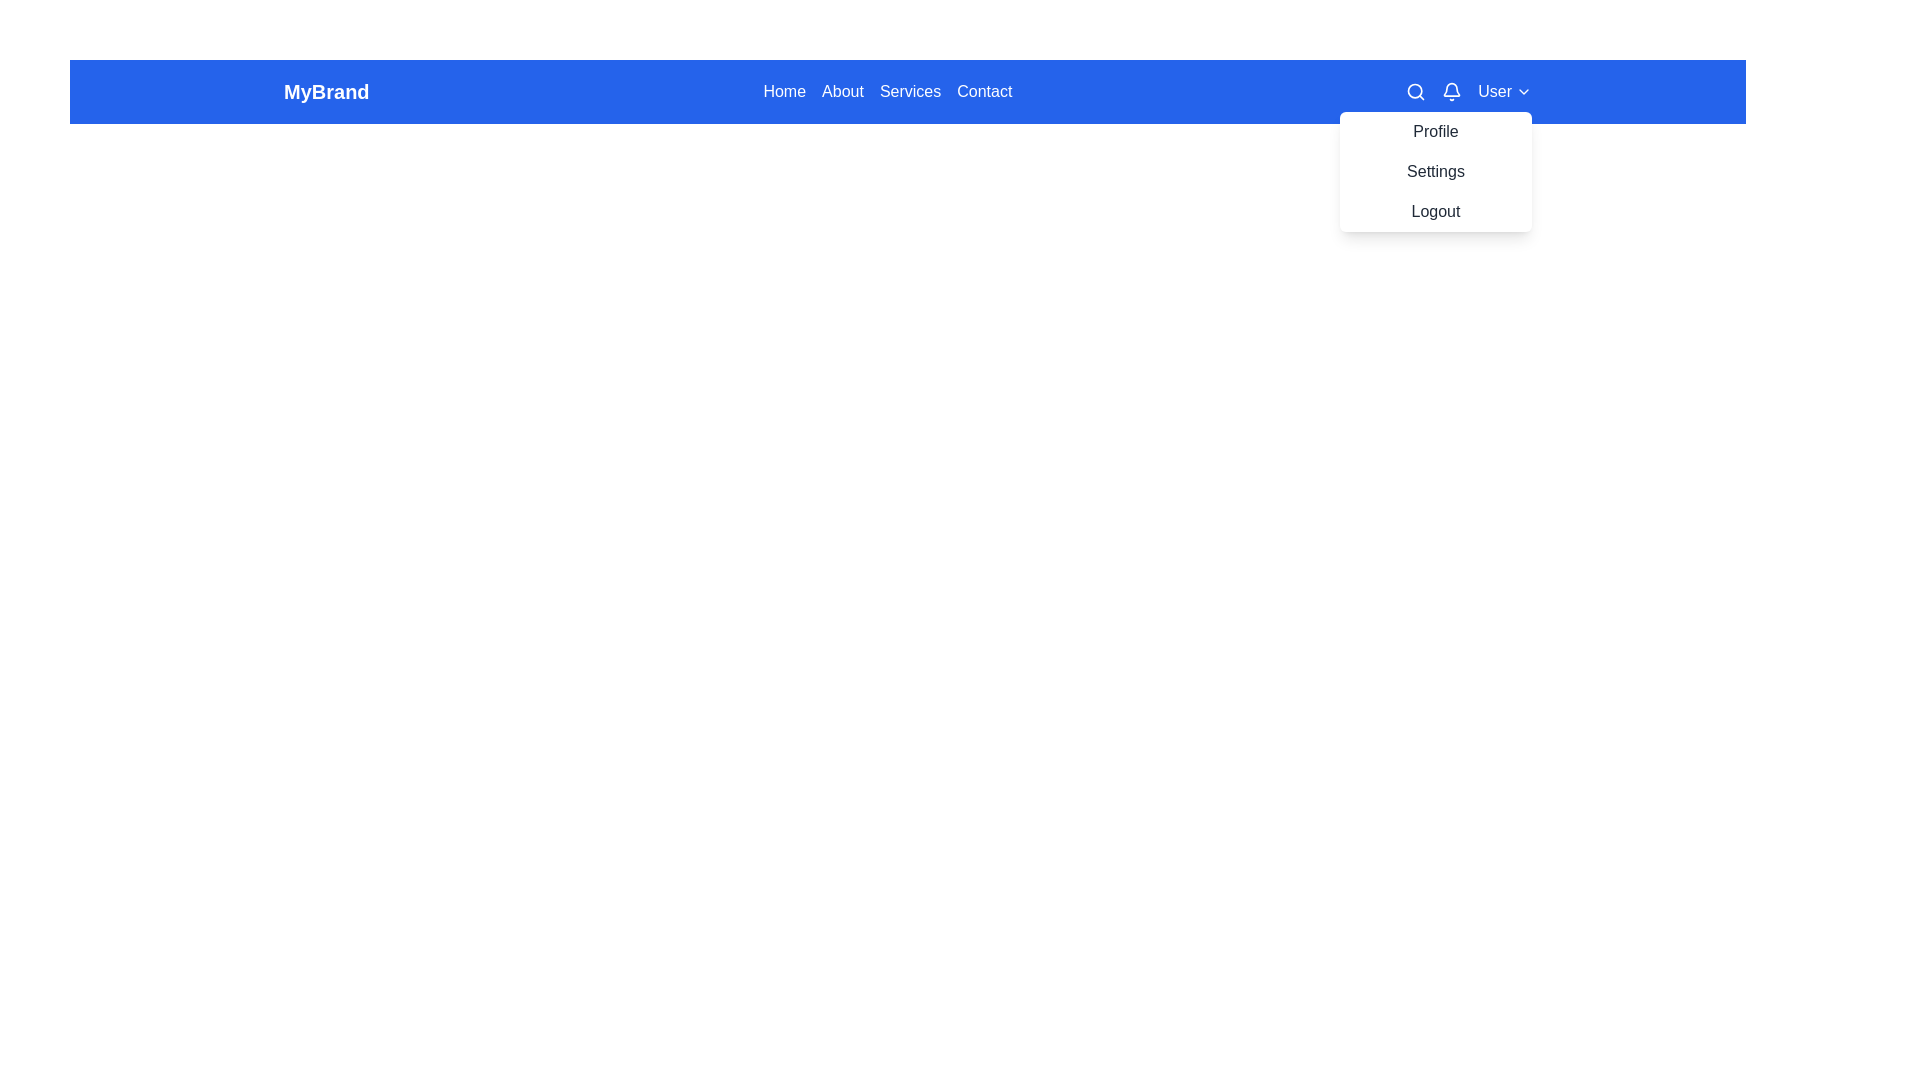 This screenshot has width=1920, height=1080. I want to click on the 'Services' navigation link, which is a bold blue text label located in the navigation bar between 'About' and 'Contact', so click(906, 92).